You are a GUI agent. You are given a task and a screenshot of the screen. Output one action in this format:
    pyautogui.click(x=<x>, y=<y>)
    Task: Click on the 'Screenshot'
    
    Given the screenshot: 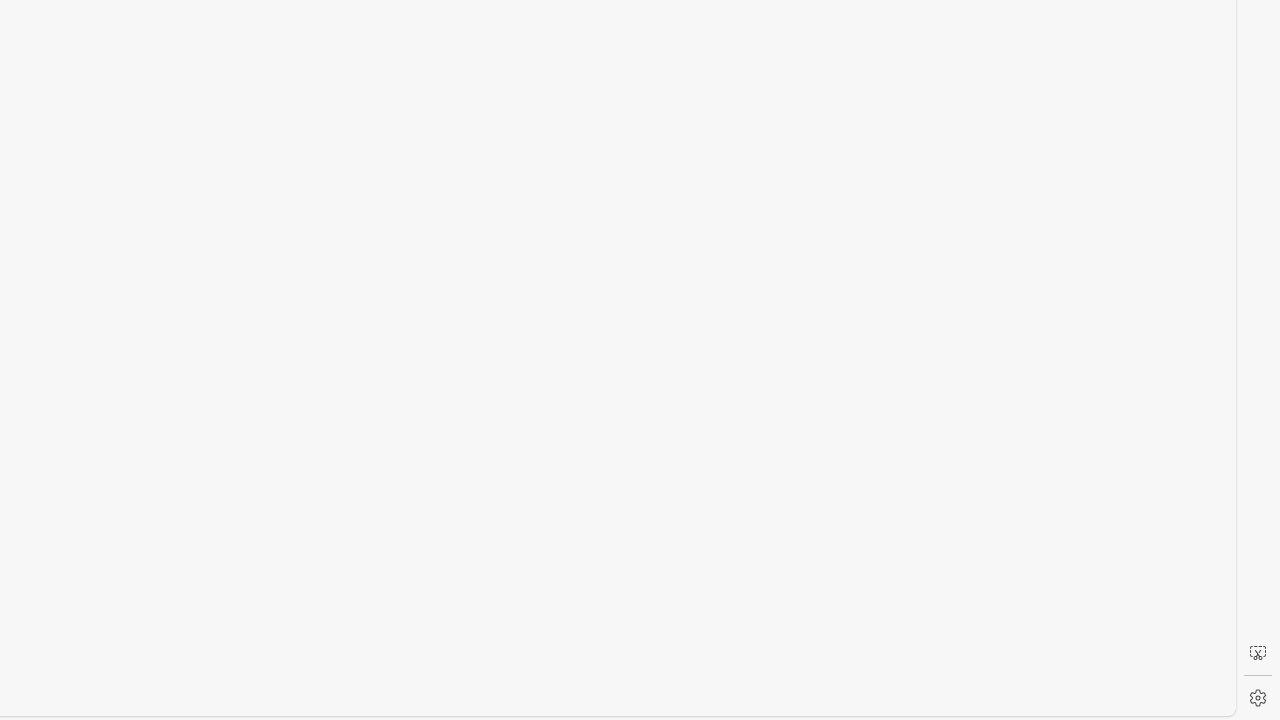 What is the action you would take?
    pyautogui.click(x=1256, y=652)
    